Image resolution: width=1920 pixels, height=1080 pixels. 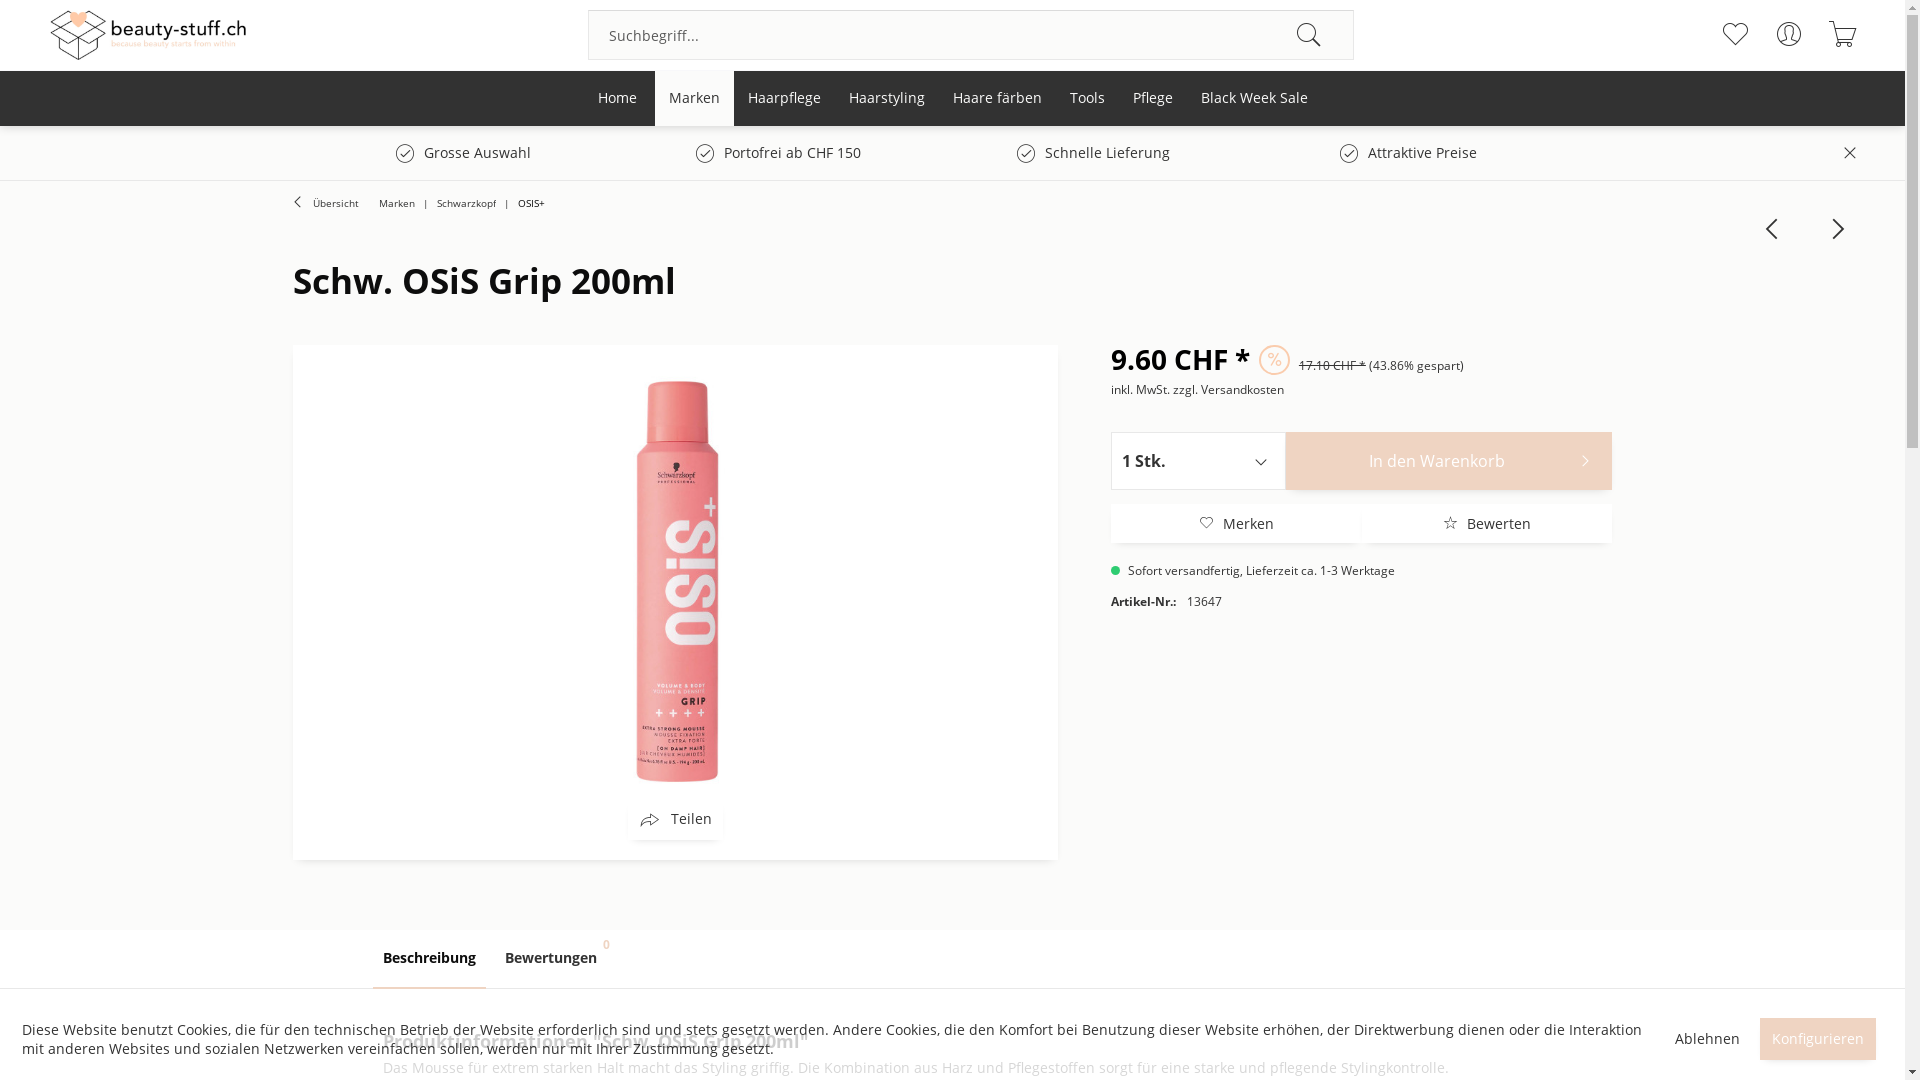 I want to click on 'Marken', so click(x=395, y=203).